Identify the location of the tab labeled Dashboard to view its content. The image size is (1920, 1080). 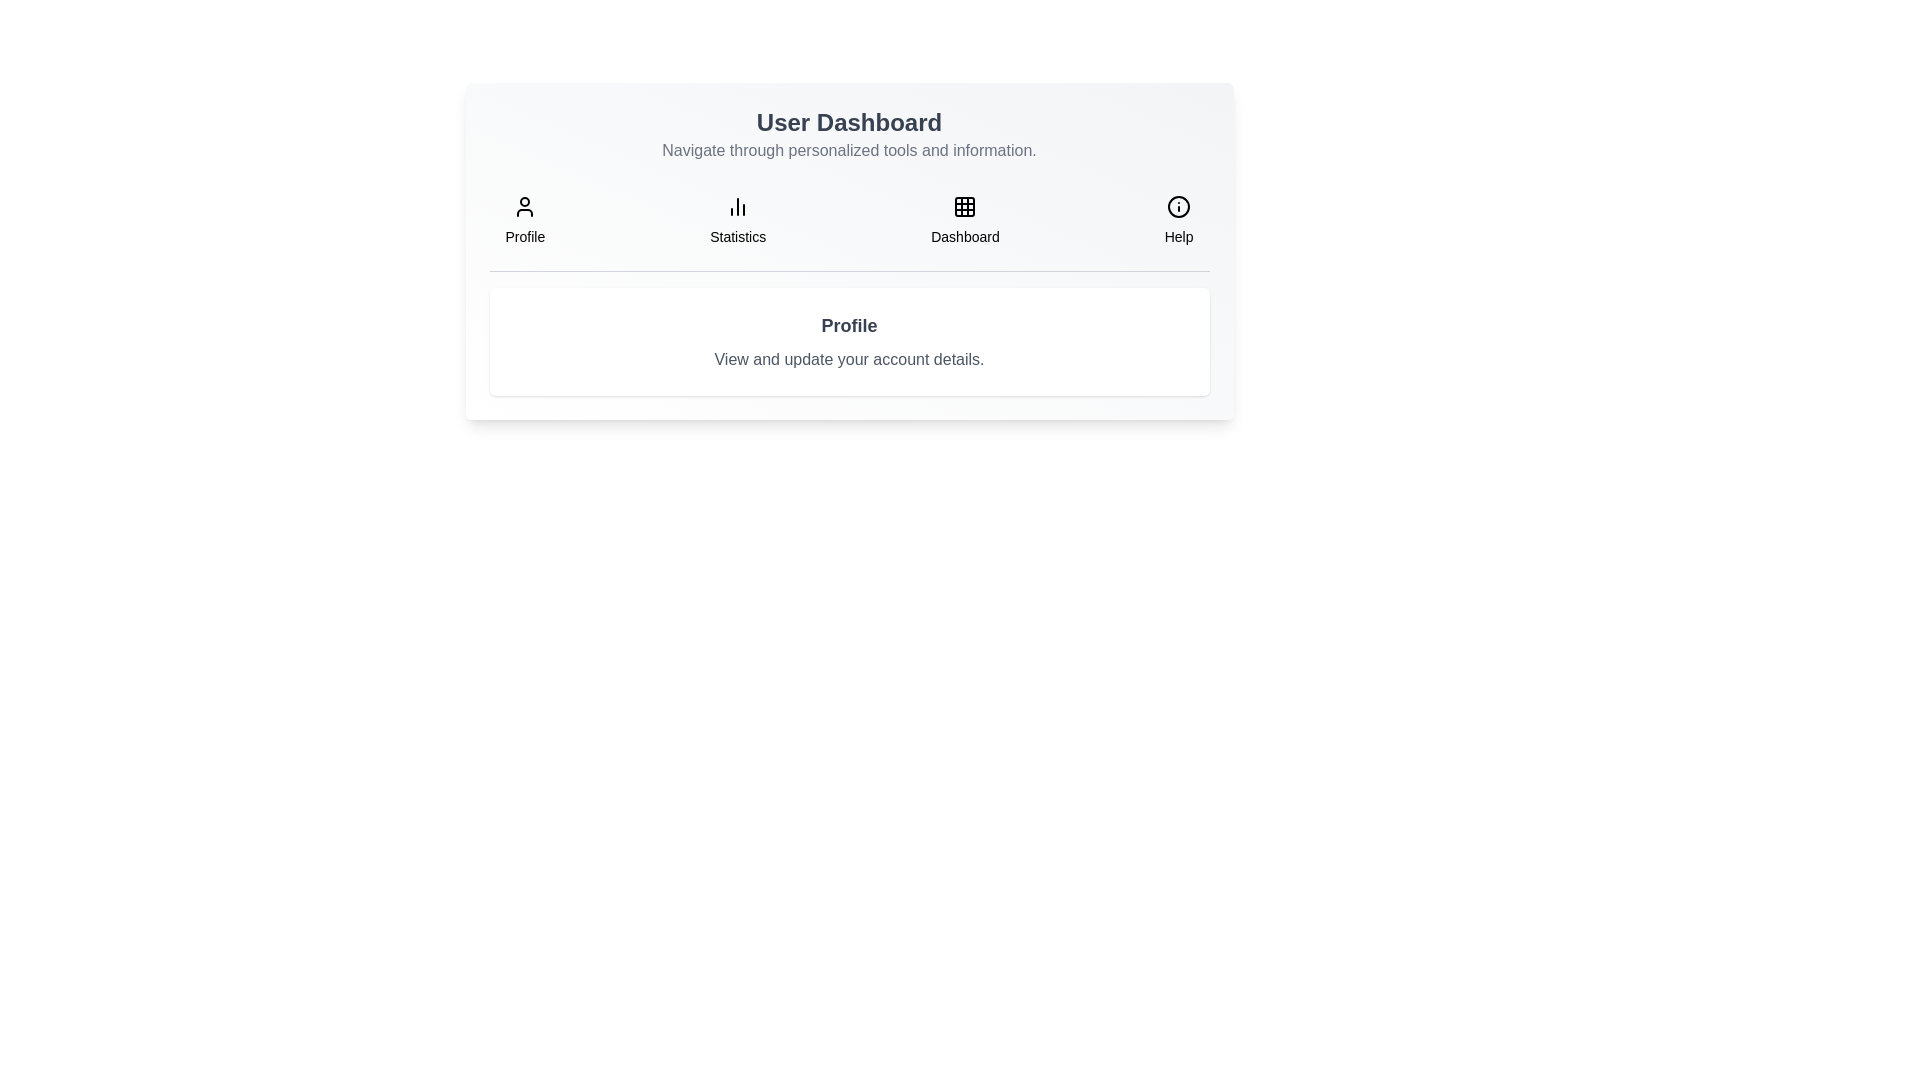
(964, 220).